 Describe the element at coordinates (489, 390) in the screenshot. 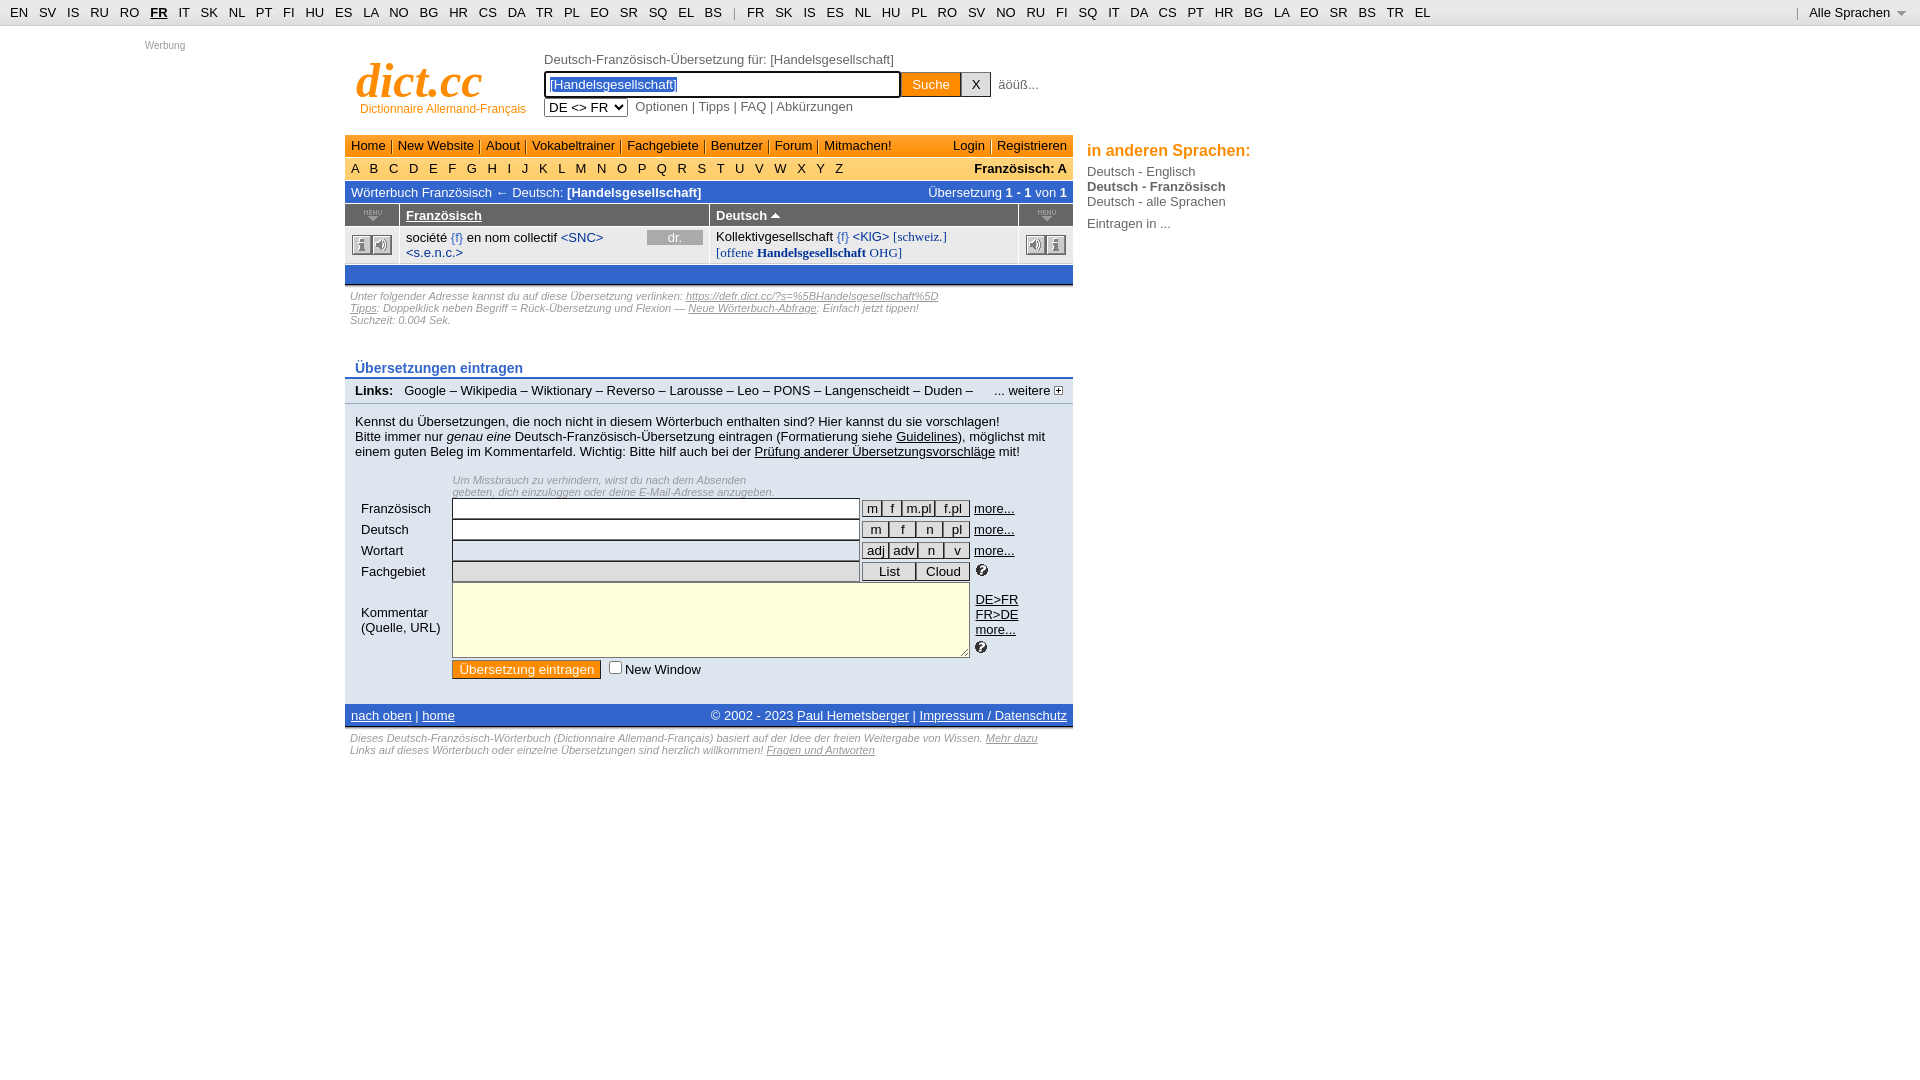

I see `'Wikipedia'` at that location.